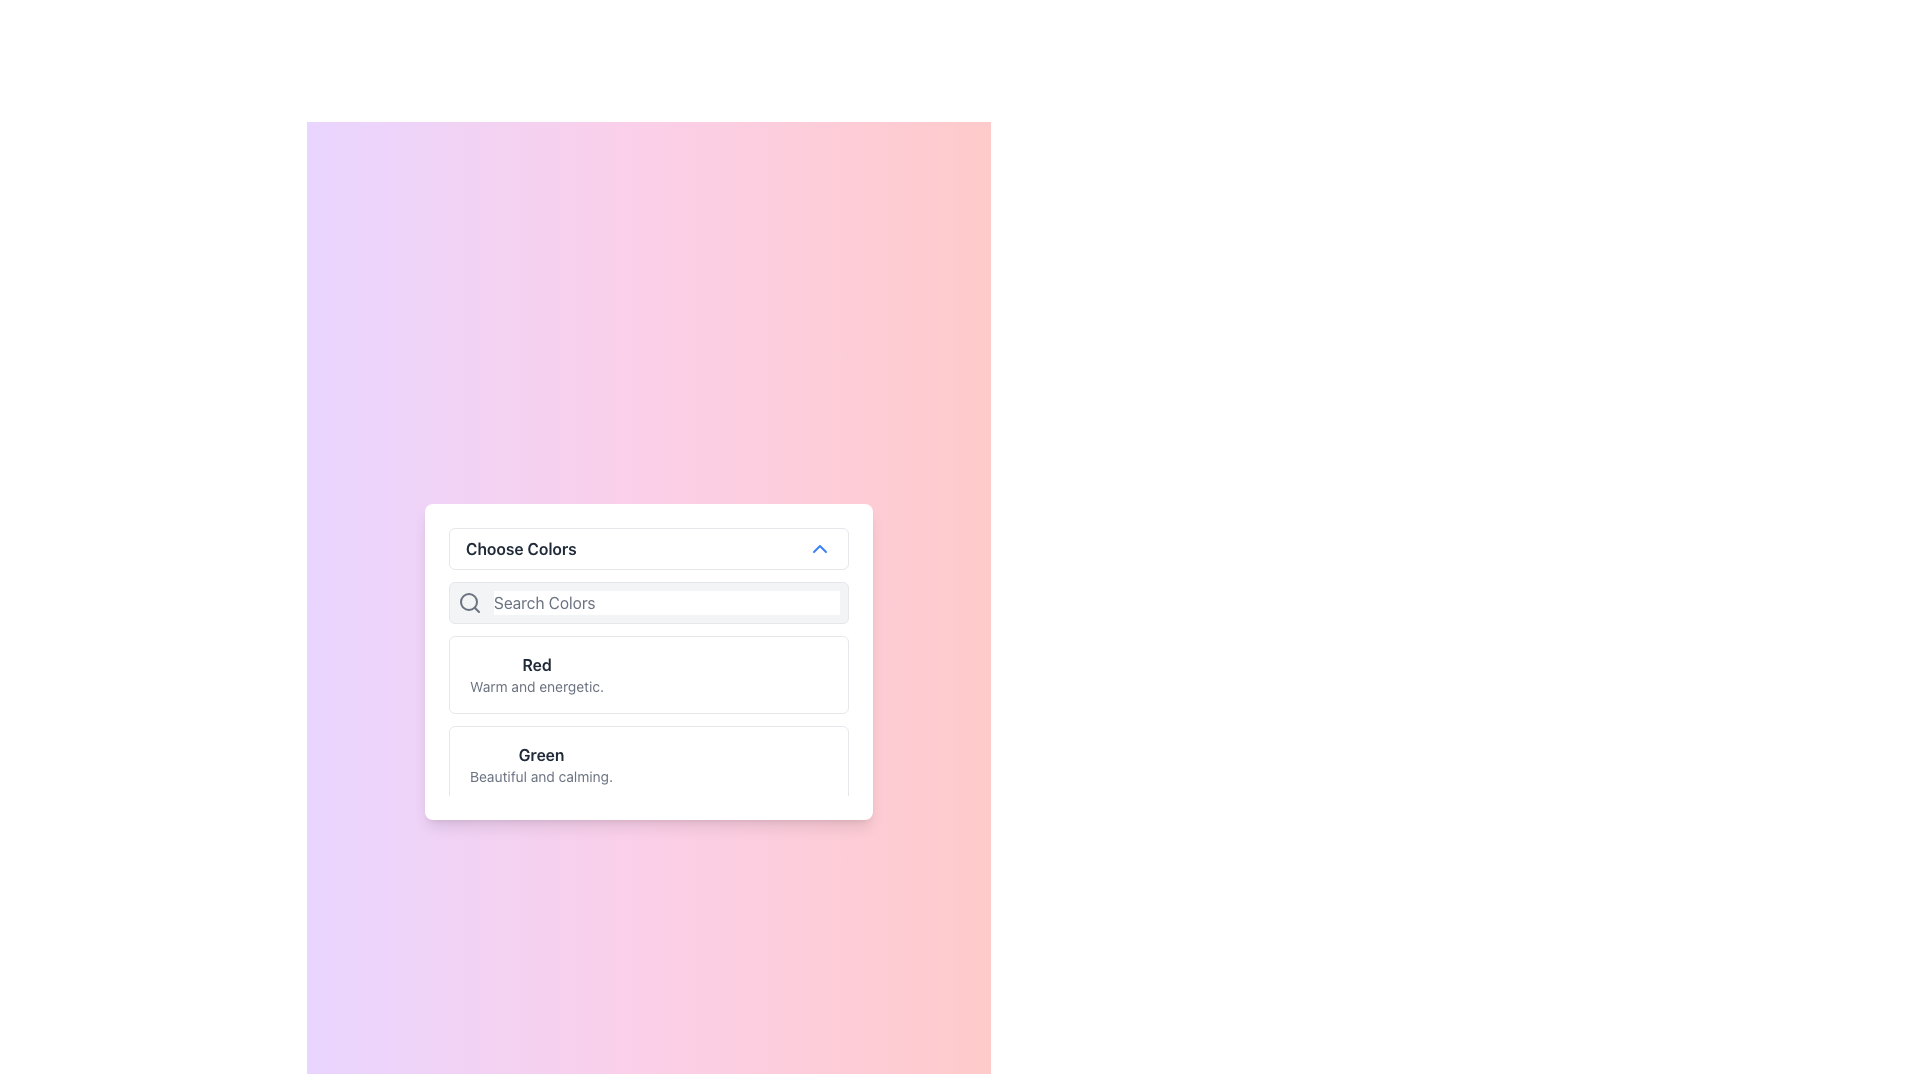 The width and height of the screenshot is (1920, 1080). I want to click on the color choice text label located within the 'Choose Colors' dropdown menu, positioned above the description 'Warm and energetic.', so click(537, 664).